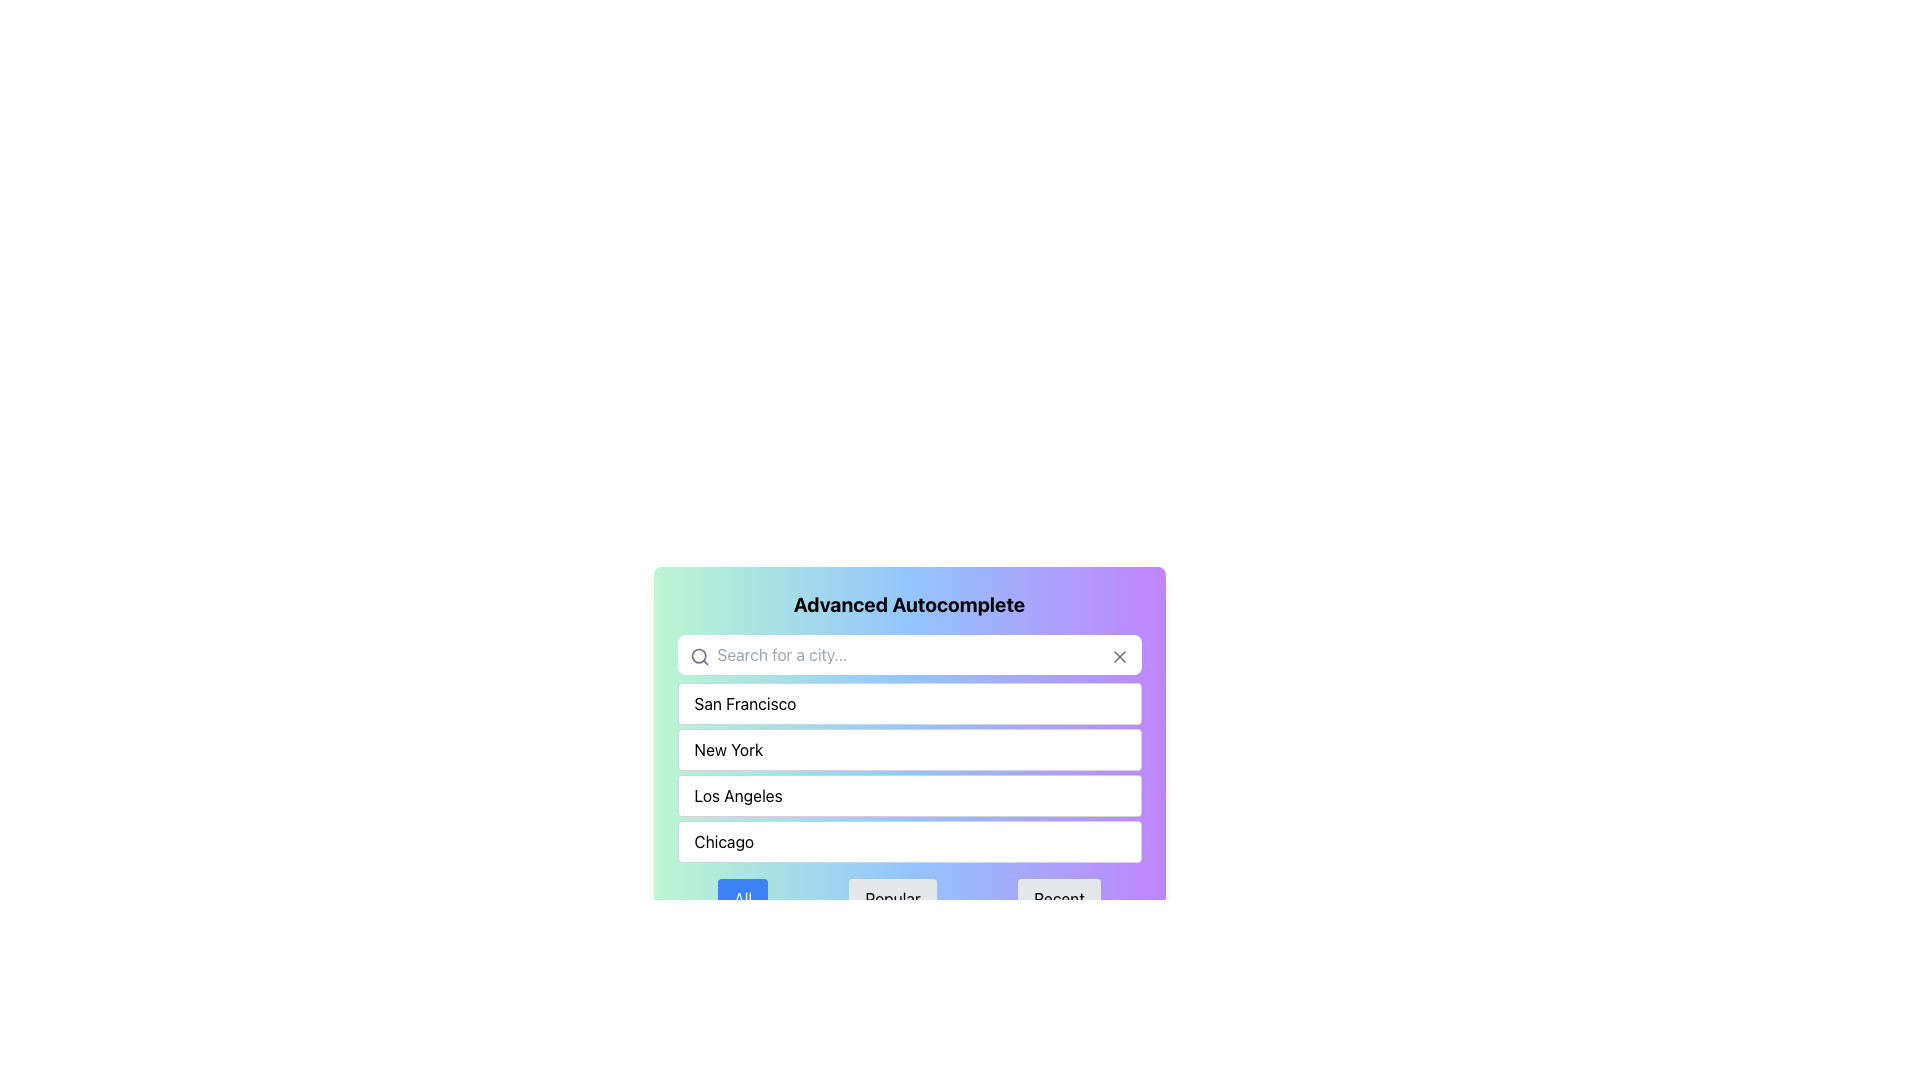 This screenshot has width=1920, height=1080. Describe the element at coordinates (698, 656) in the screenshot. I see `the Circle shape representing the lens component of the search icon in the SVG graphic located at the top-left corner of the main search input field` at that location.